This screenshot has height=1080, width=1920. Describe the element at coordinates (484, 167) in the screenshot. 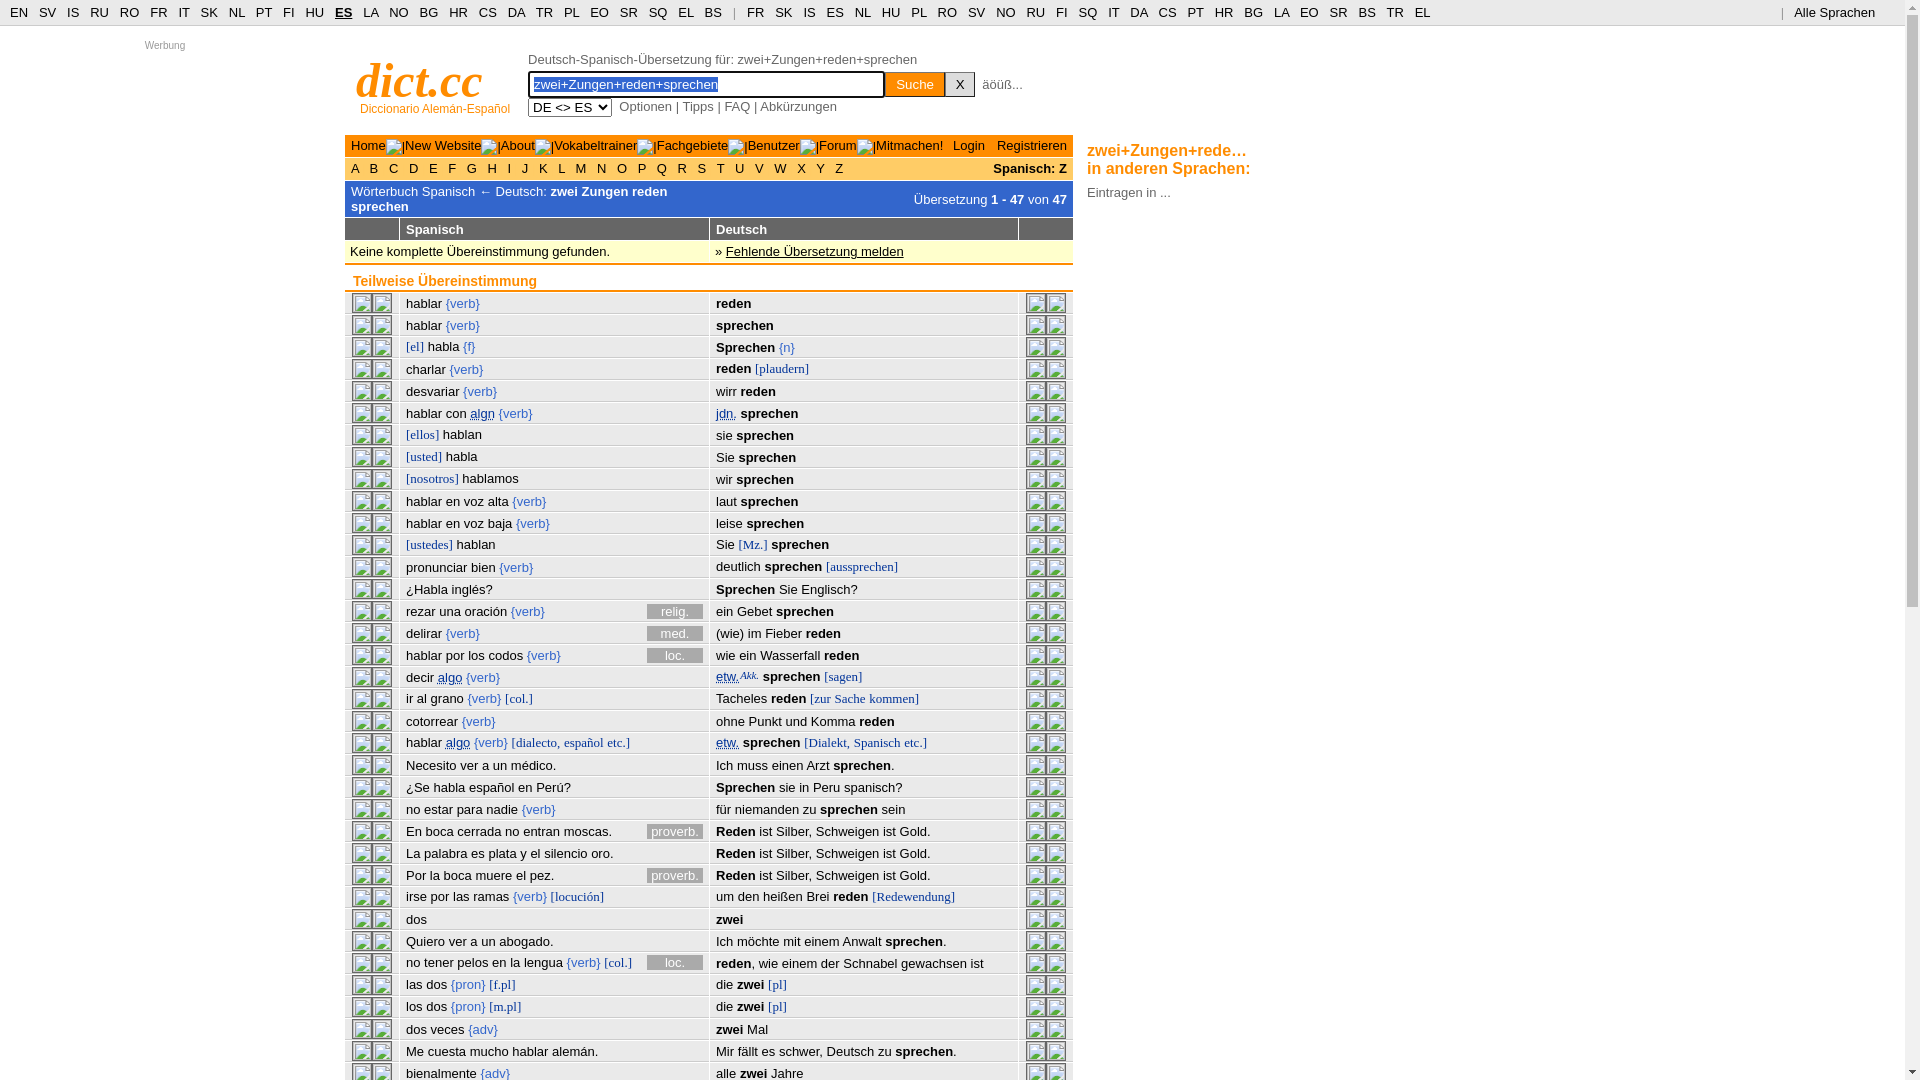

I see `'H'` at that location.